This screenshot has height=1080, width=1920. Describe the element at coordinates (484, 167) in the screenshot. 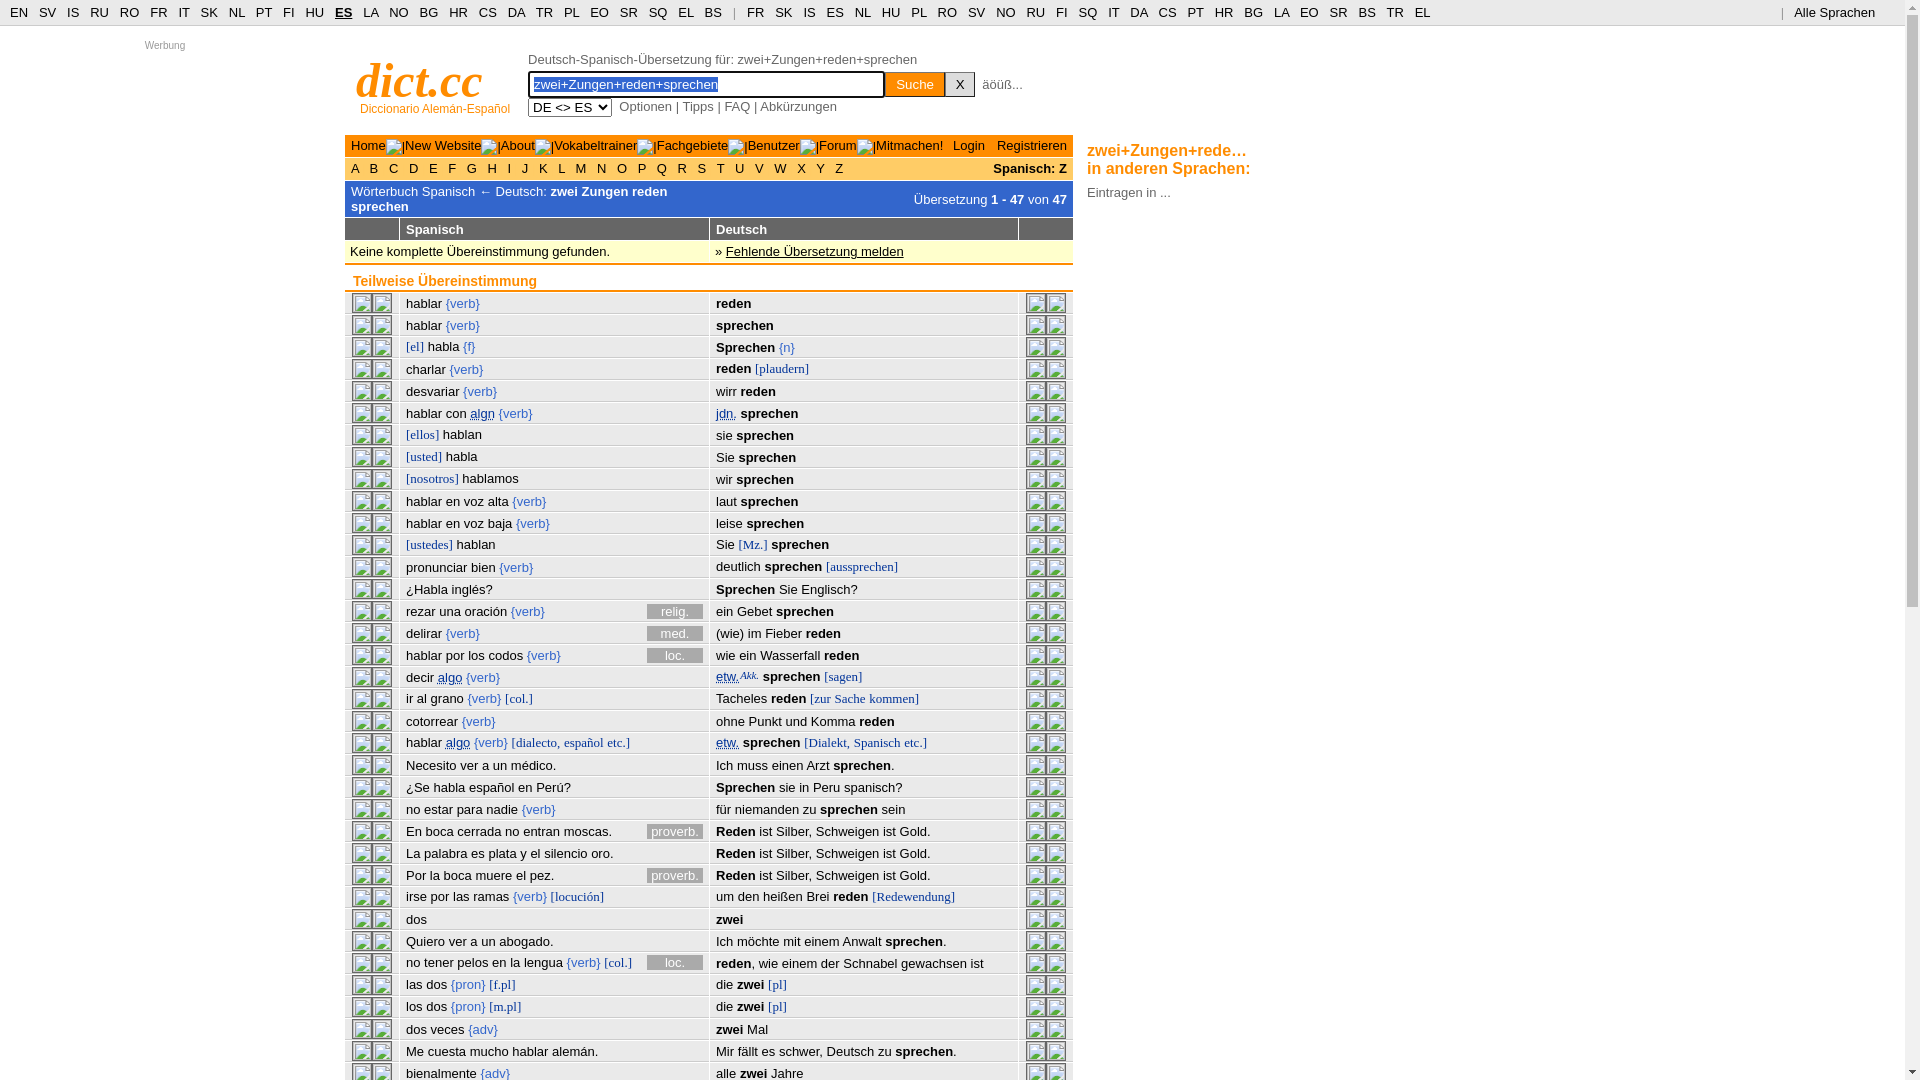

I see `'H'` at that location.